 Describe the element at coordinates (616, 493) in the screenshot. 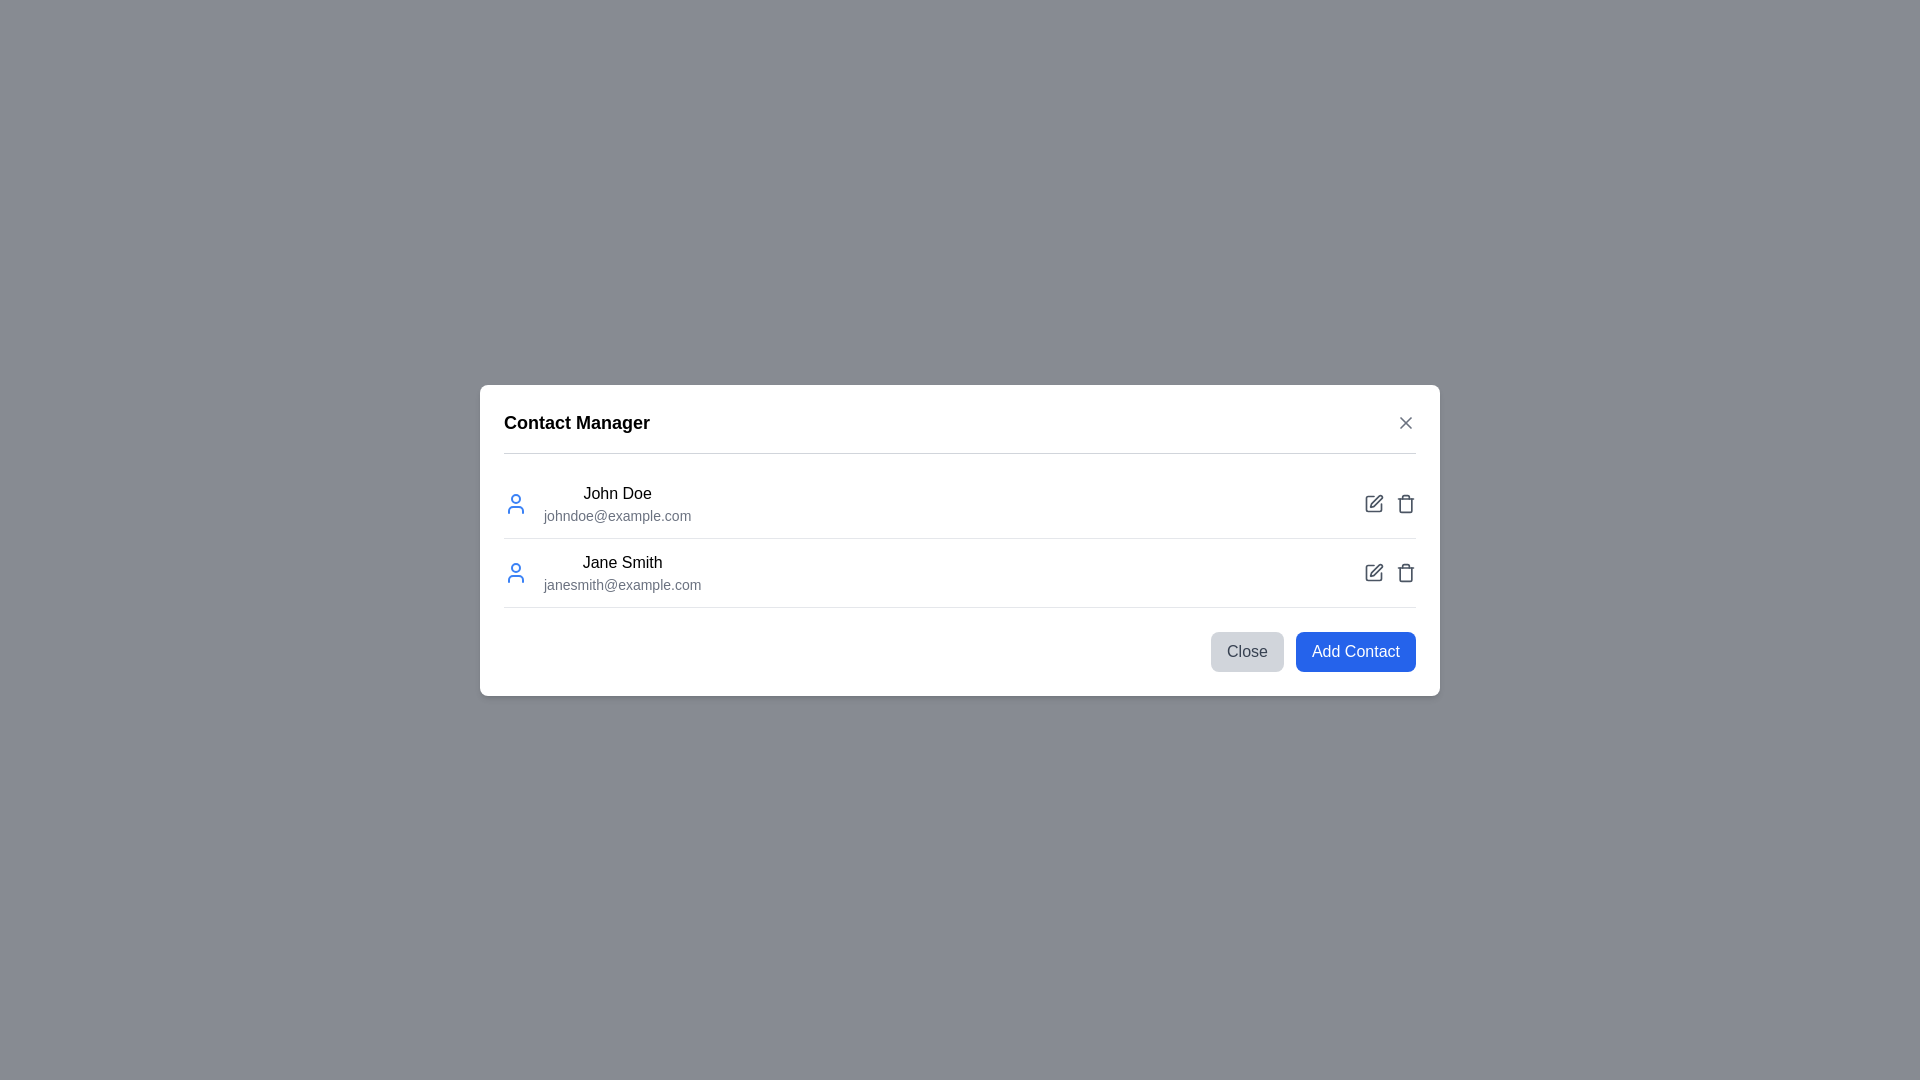

I see `the contact name display label in the Contact Manager dialog, which is the first entry above the email address of the contact` at that location.